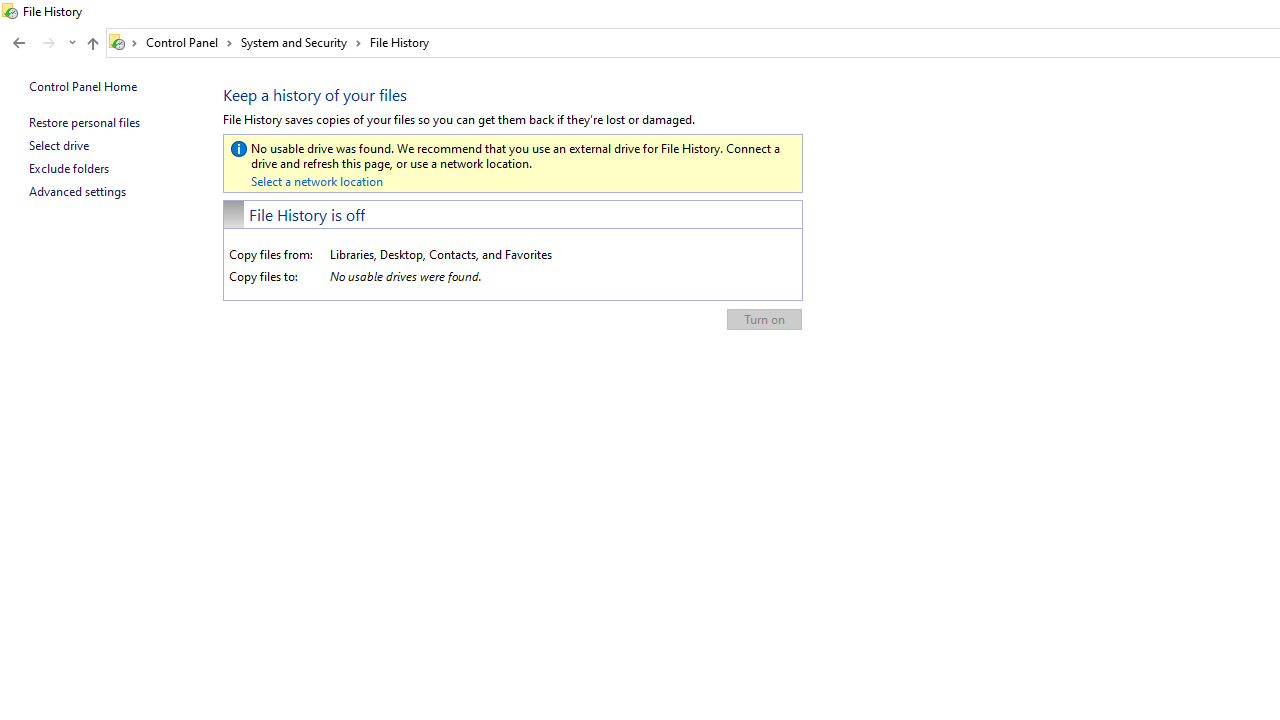  Describe the element at coordinates (77, 191) in the screenshot. I see `'Advanced settings'` at that location.